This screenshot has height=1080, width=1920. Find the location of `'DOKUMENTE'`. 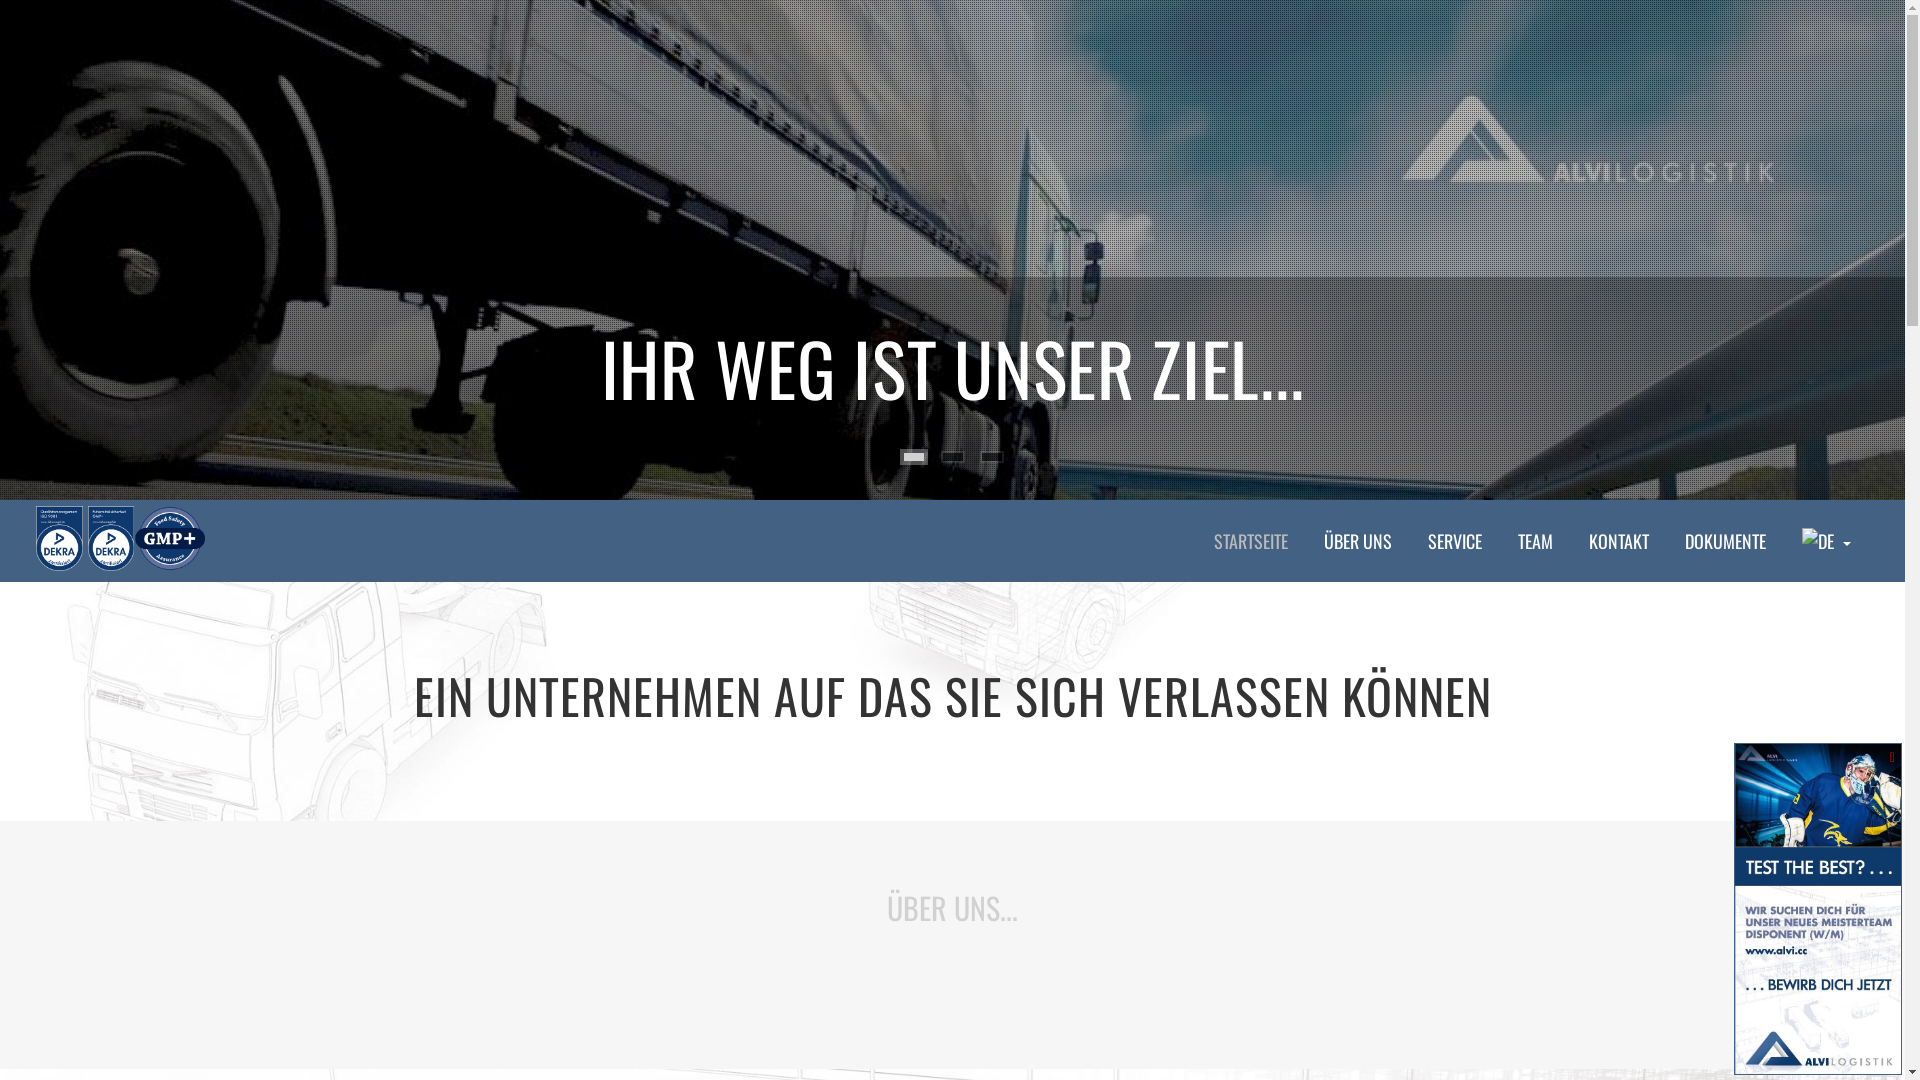

'DOKUMENTE' is located at coordinates (1724, 540).